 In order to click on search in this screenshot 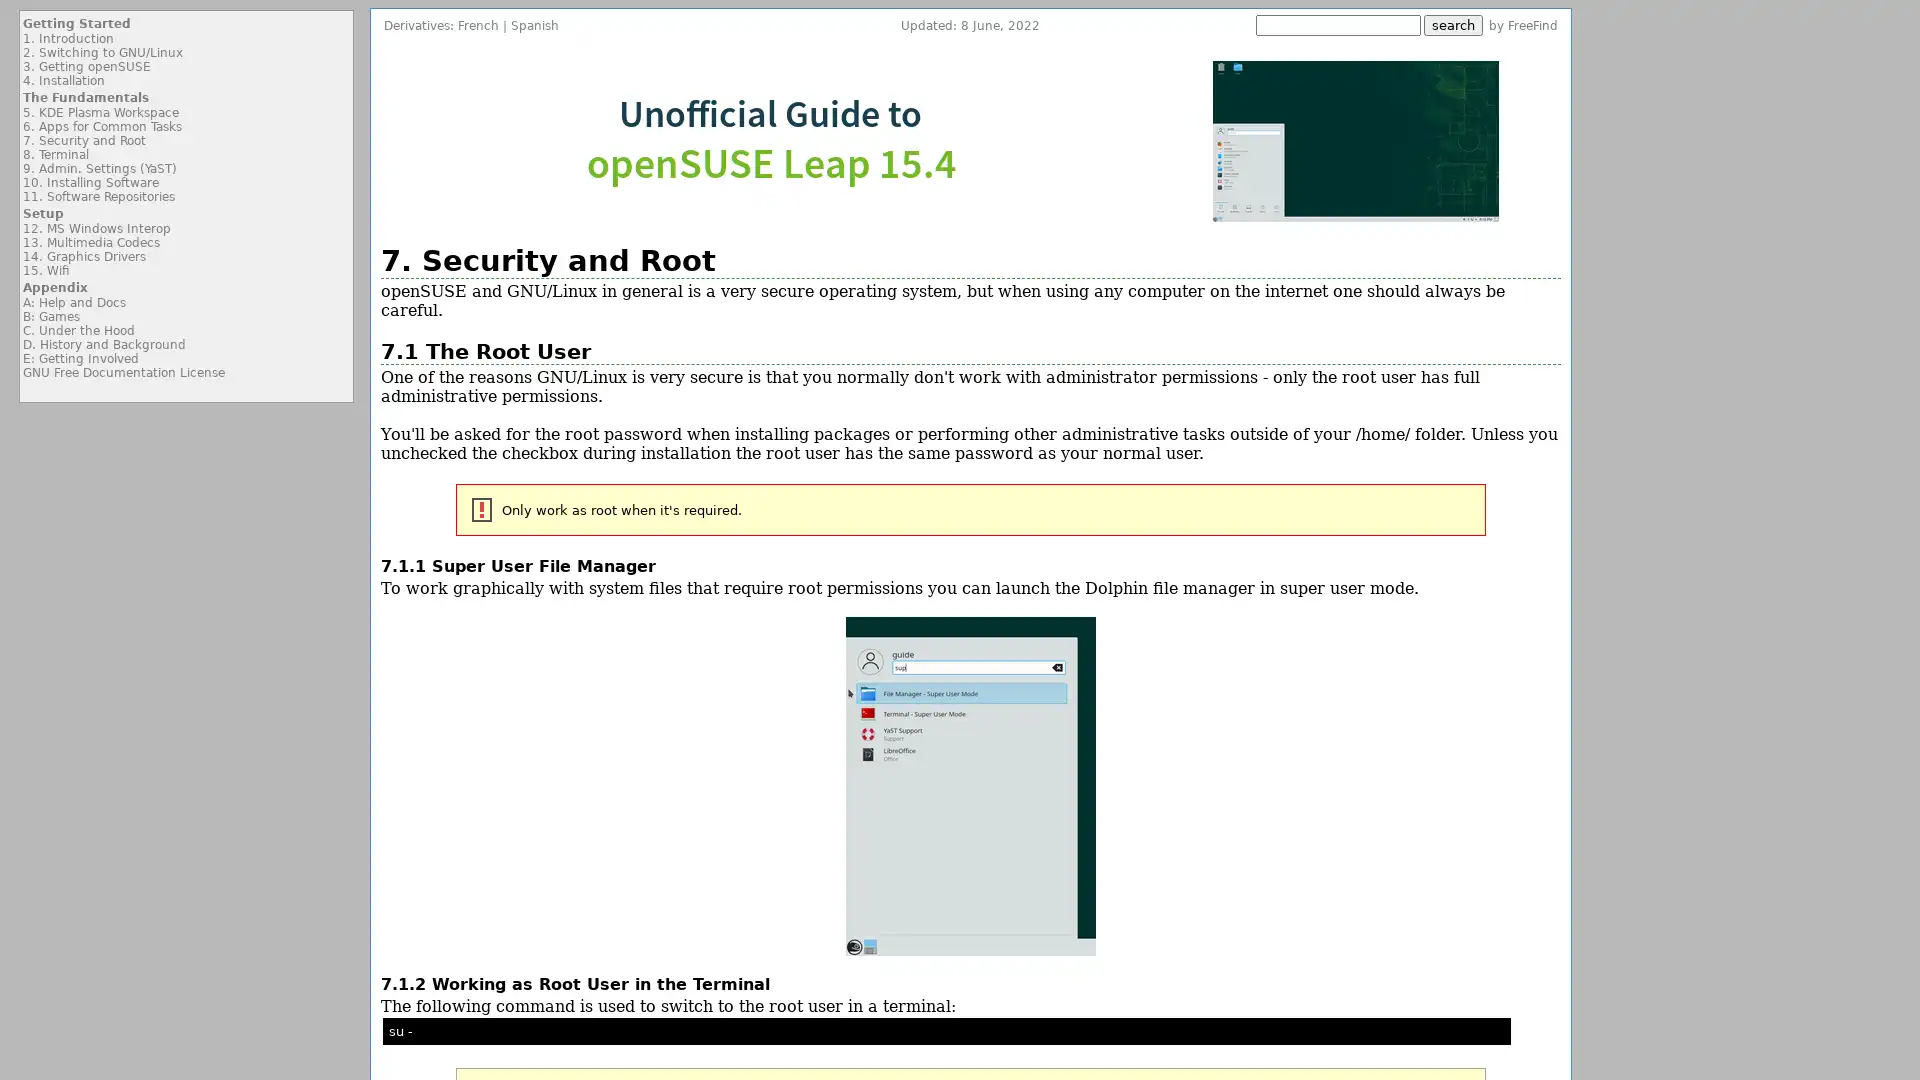, I will do `click(1453, 25)`.